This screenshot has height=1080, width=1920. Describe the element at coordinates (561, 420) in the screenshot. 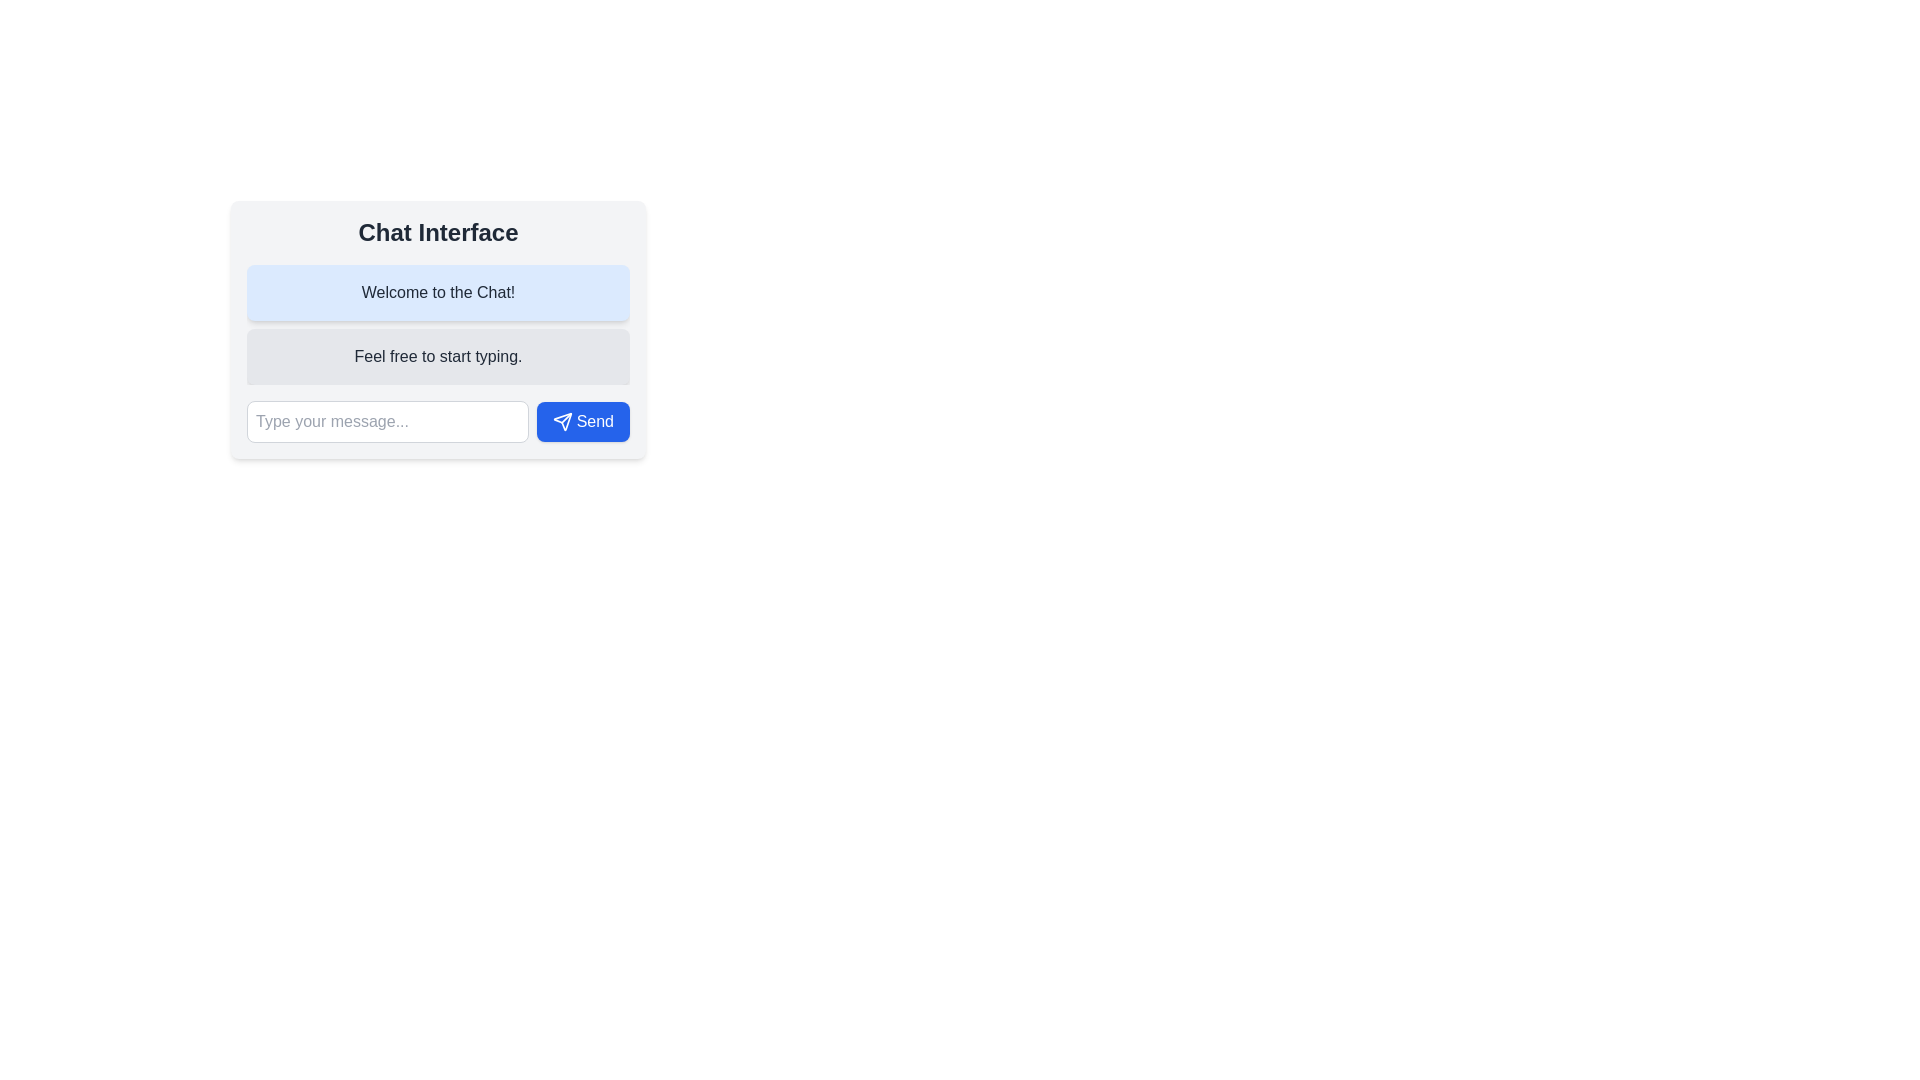

I see `the send icon, which resembles a blue paper airplane, located on the far right of the input field in the chat interface, to send the message` at that location.